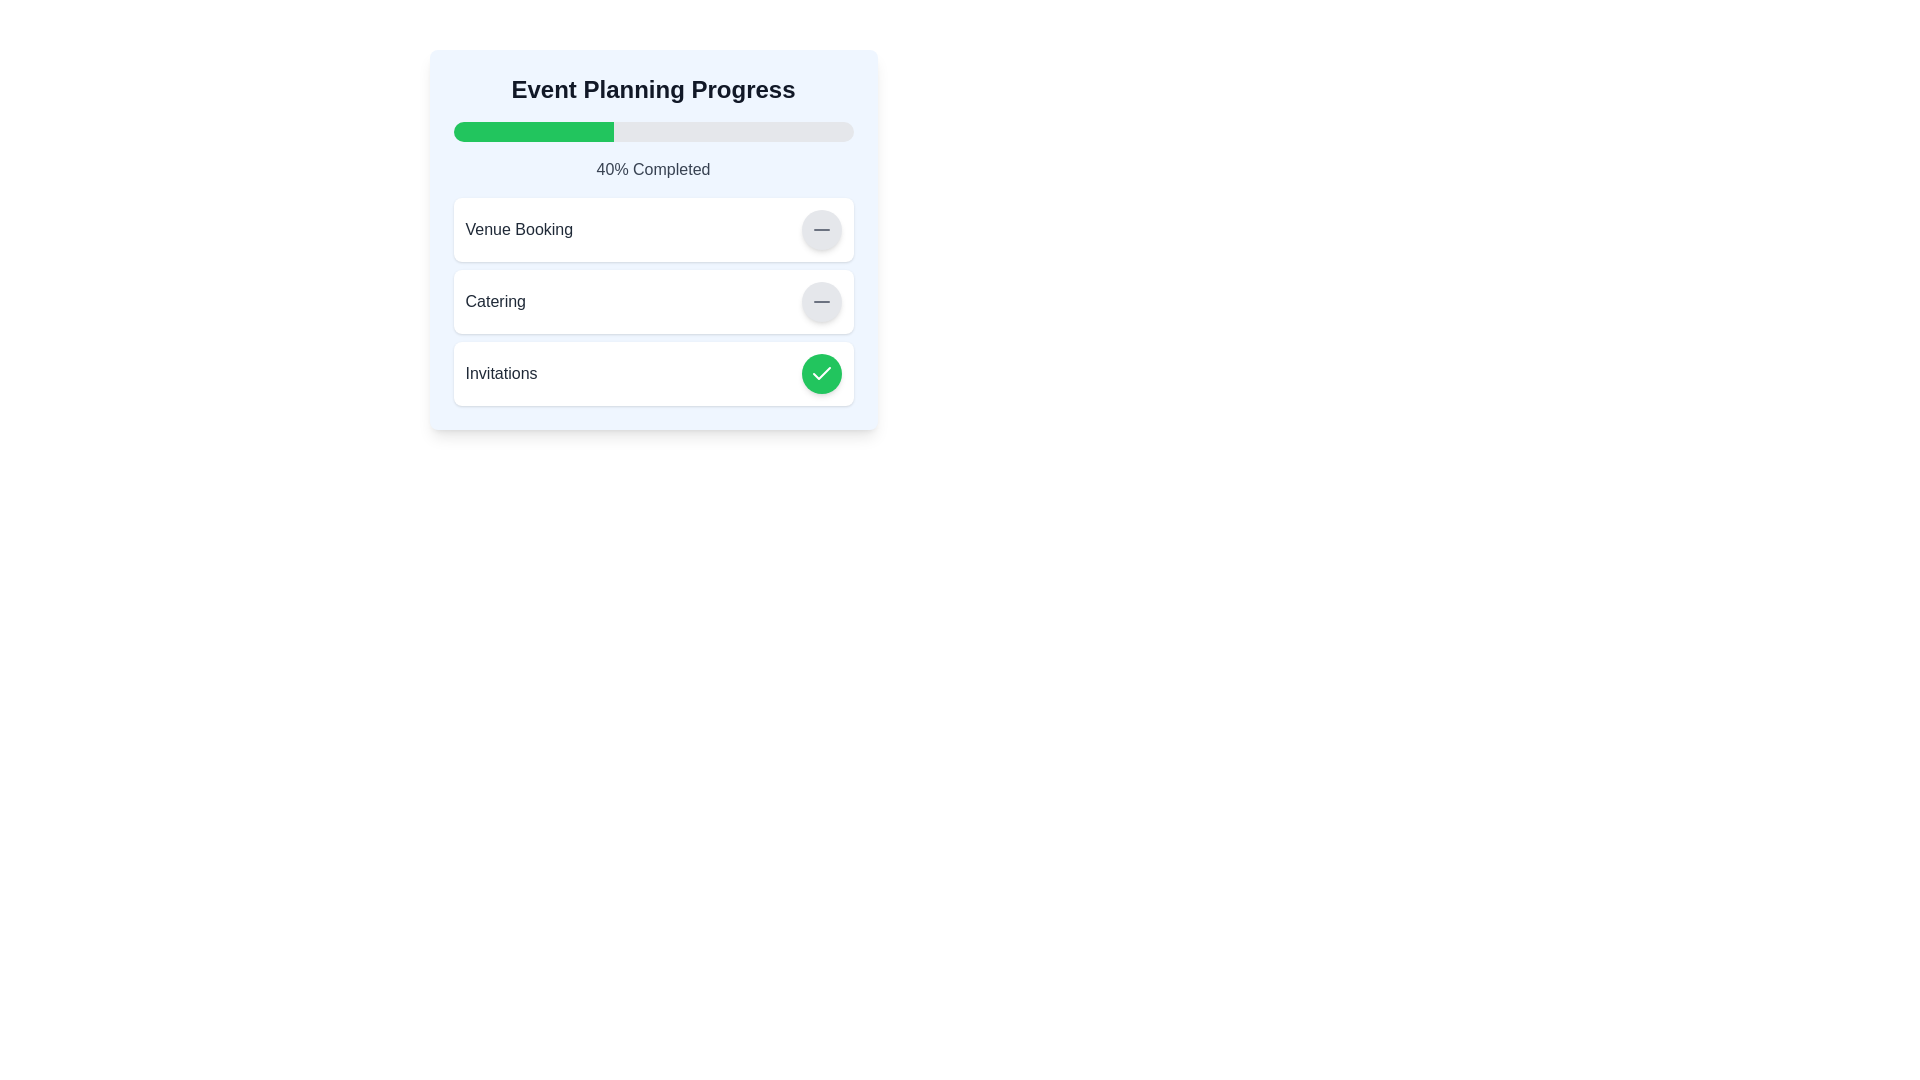 Image resolution: width=1920 pixels, height=1080 pixels. Describe the element at coordinates (821, 374) in the screenshot. I see `the circular green button with a white checkmark icon located in the 'Invitations' section of the 'Event Planning Progress' panel` at that location.